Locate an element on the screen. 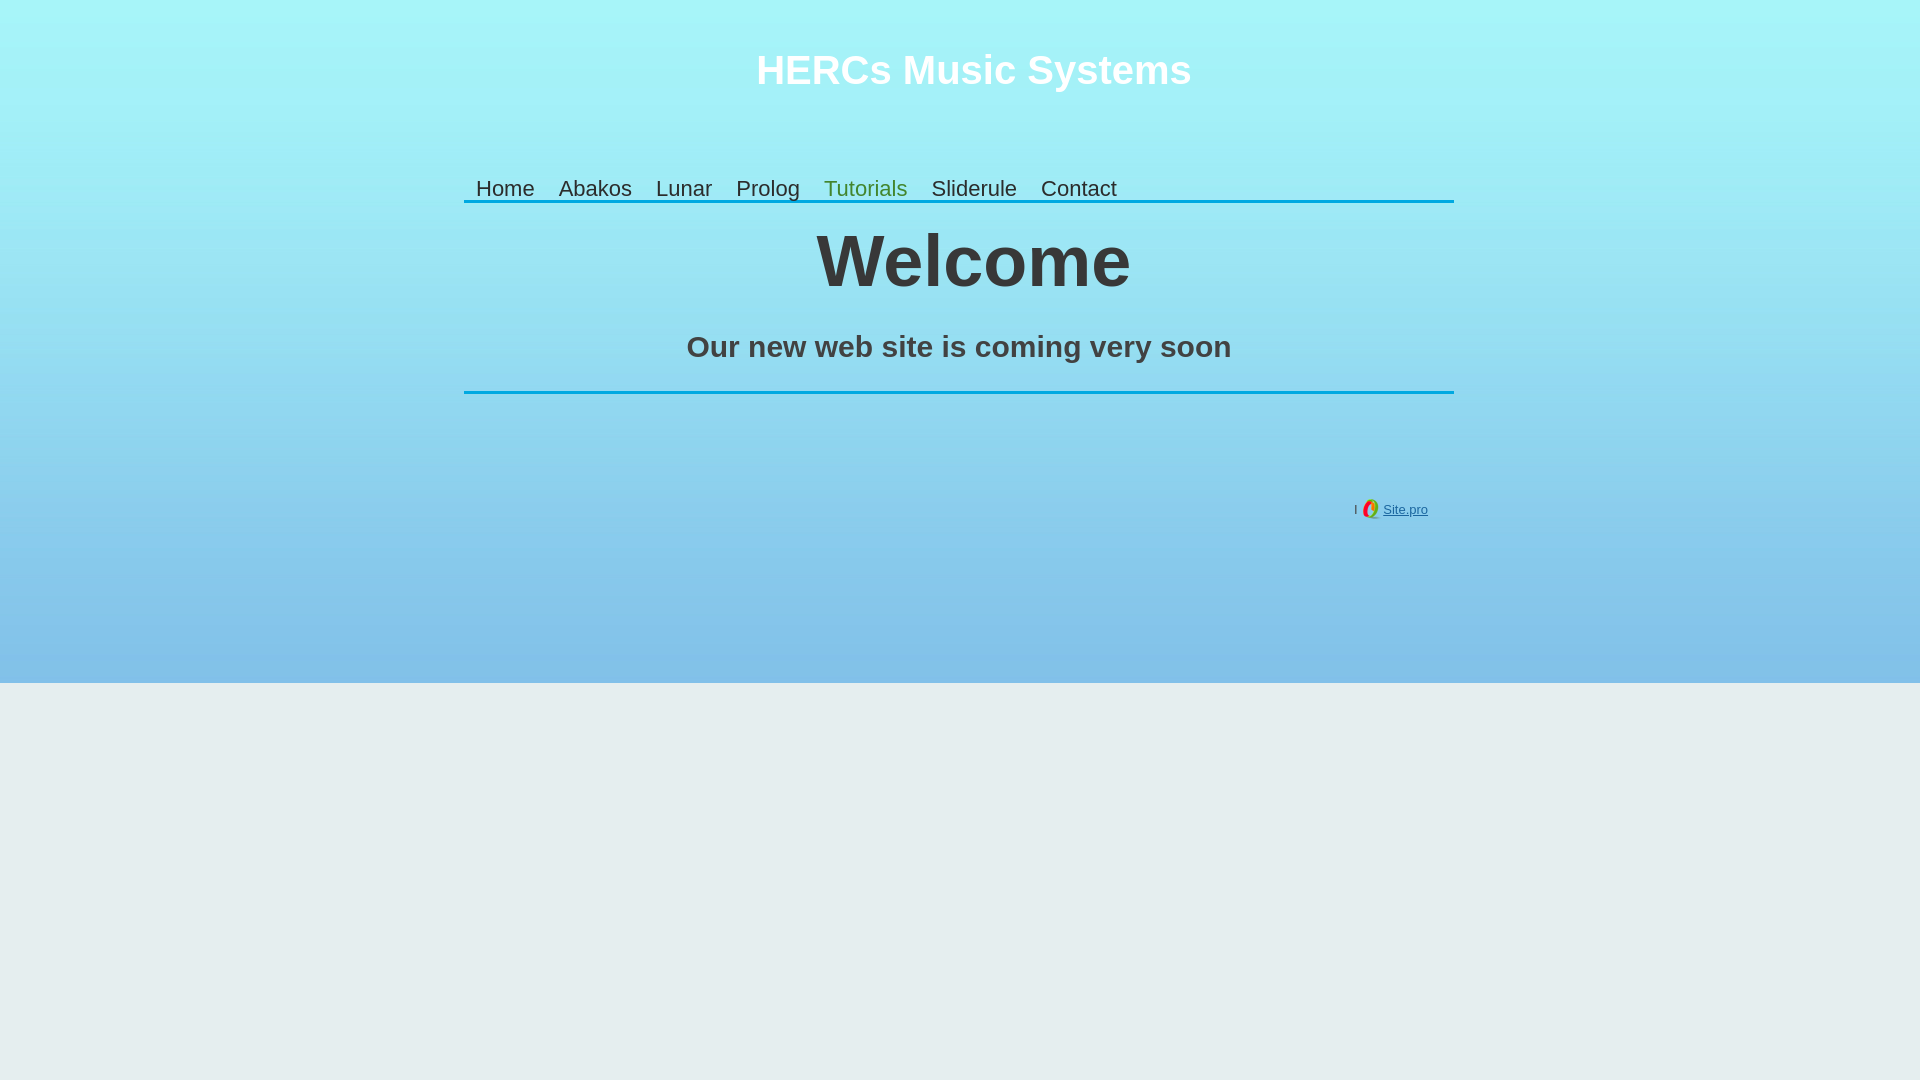  'Sliderule' is located at coordinates (974, 189).